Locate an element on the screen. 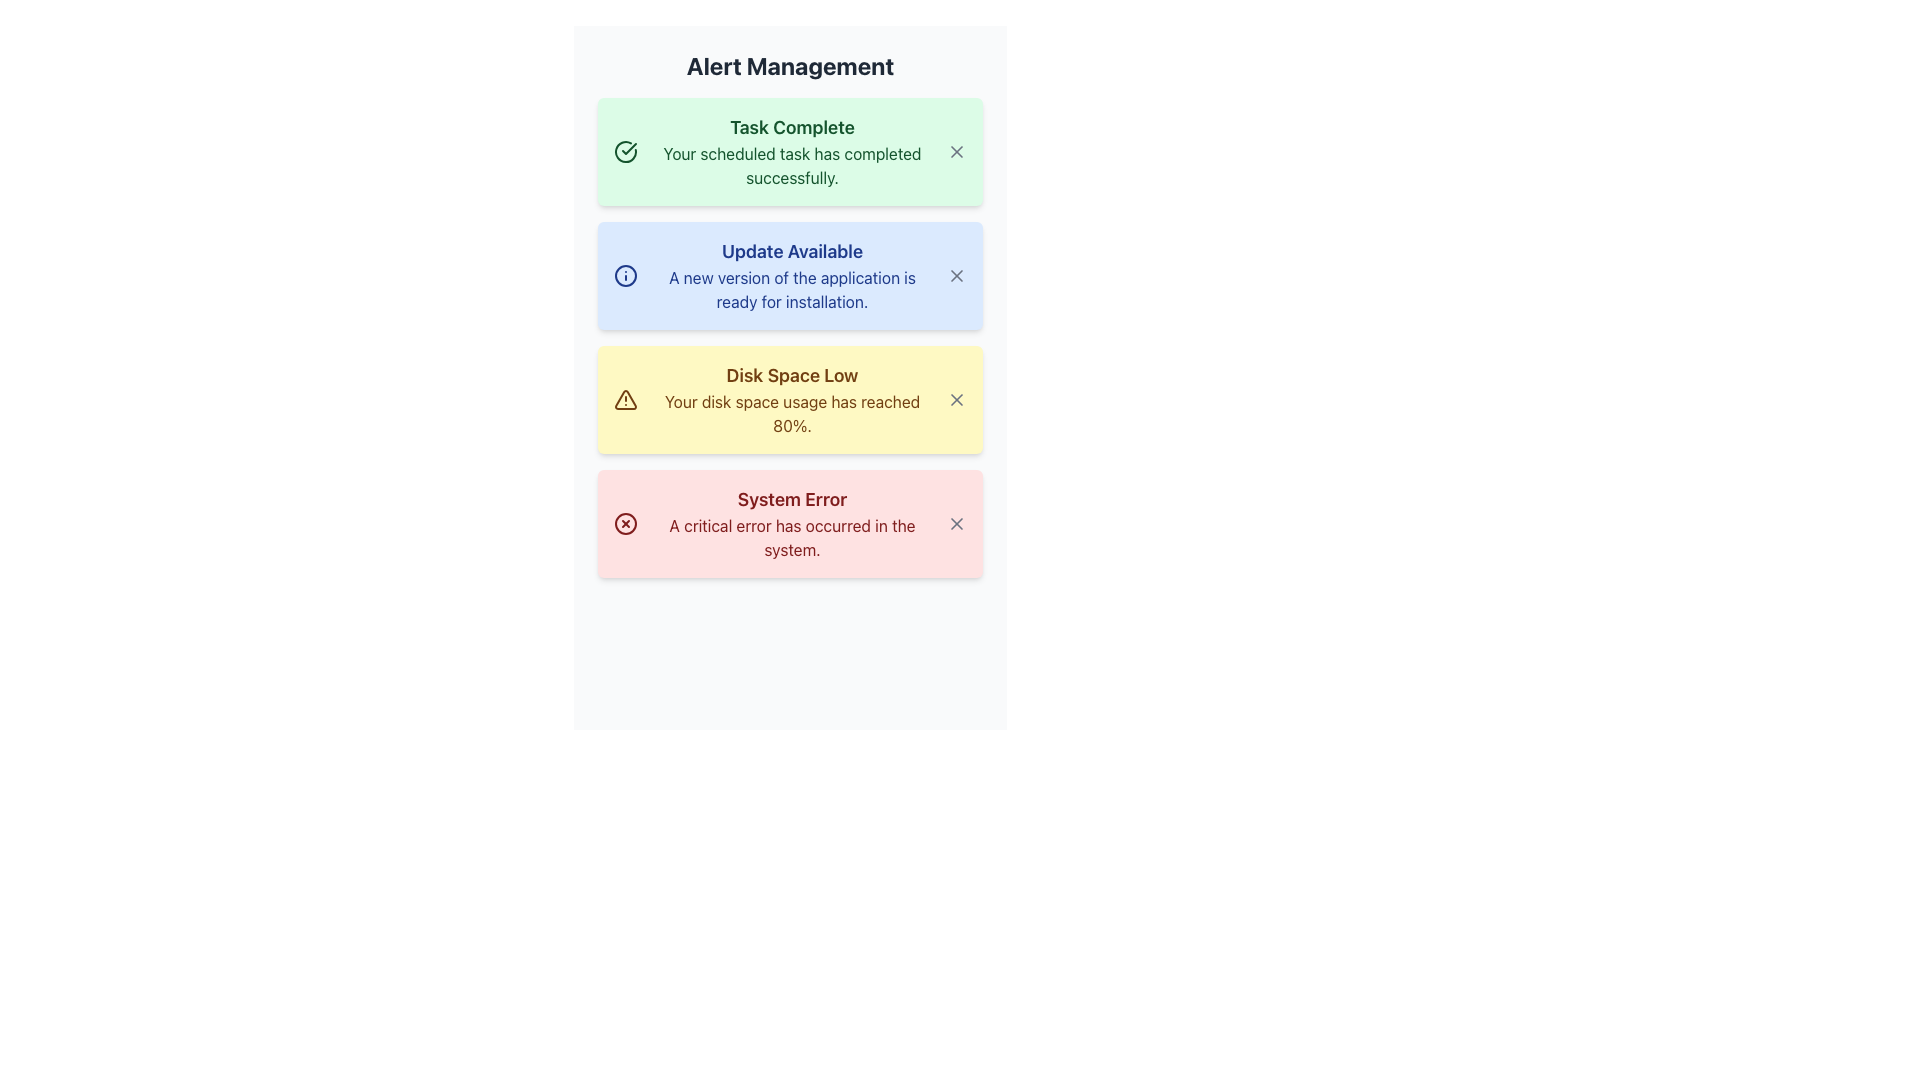 The image size is (1920, 1080). static text label displaying 'Update Available' in bold, located prominently in the notification section under 'Alert Management' is located at coordinates (791, 250).